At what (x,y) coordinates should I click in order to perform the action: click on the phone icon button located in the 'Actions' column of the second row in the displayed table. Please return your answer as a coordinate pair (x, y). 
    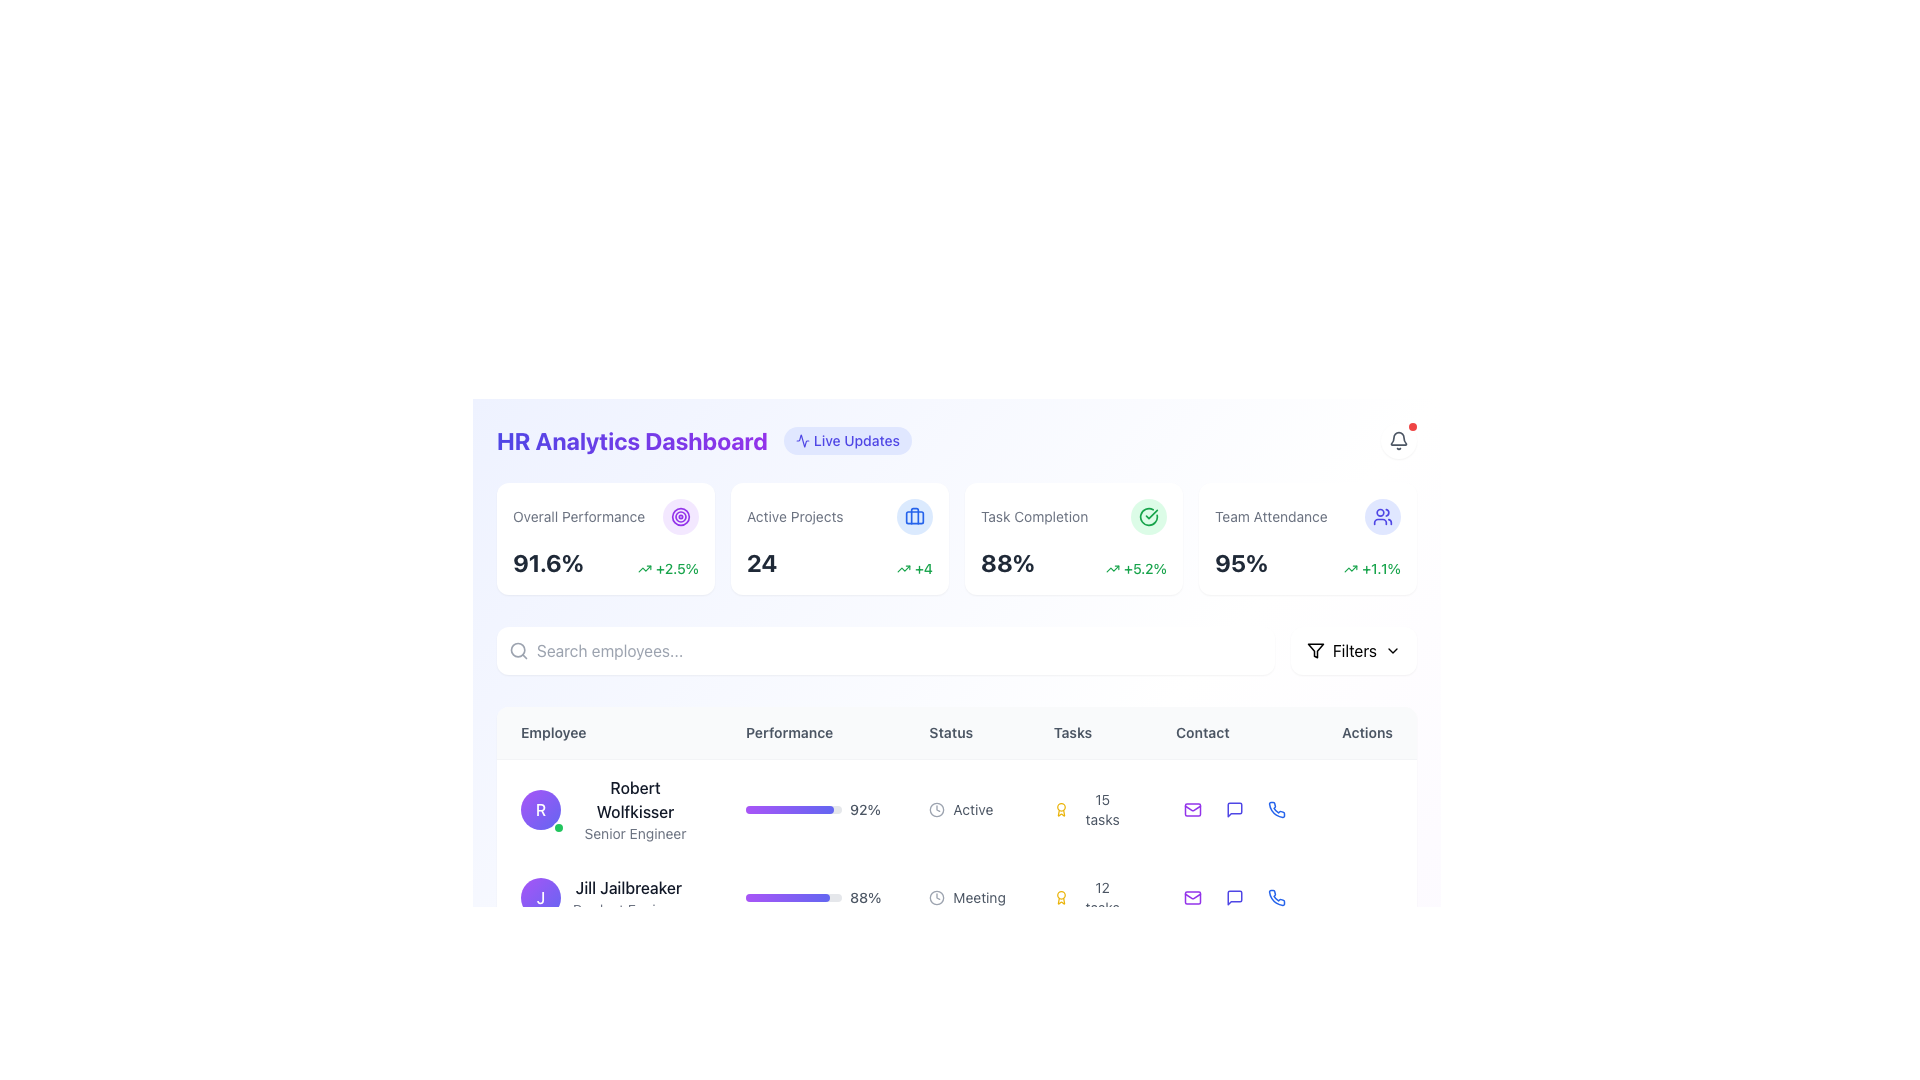
    Looking at the image, I should click on (1275, 897).